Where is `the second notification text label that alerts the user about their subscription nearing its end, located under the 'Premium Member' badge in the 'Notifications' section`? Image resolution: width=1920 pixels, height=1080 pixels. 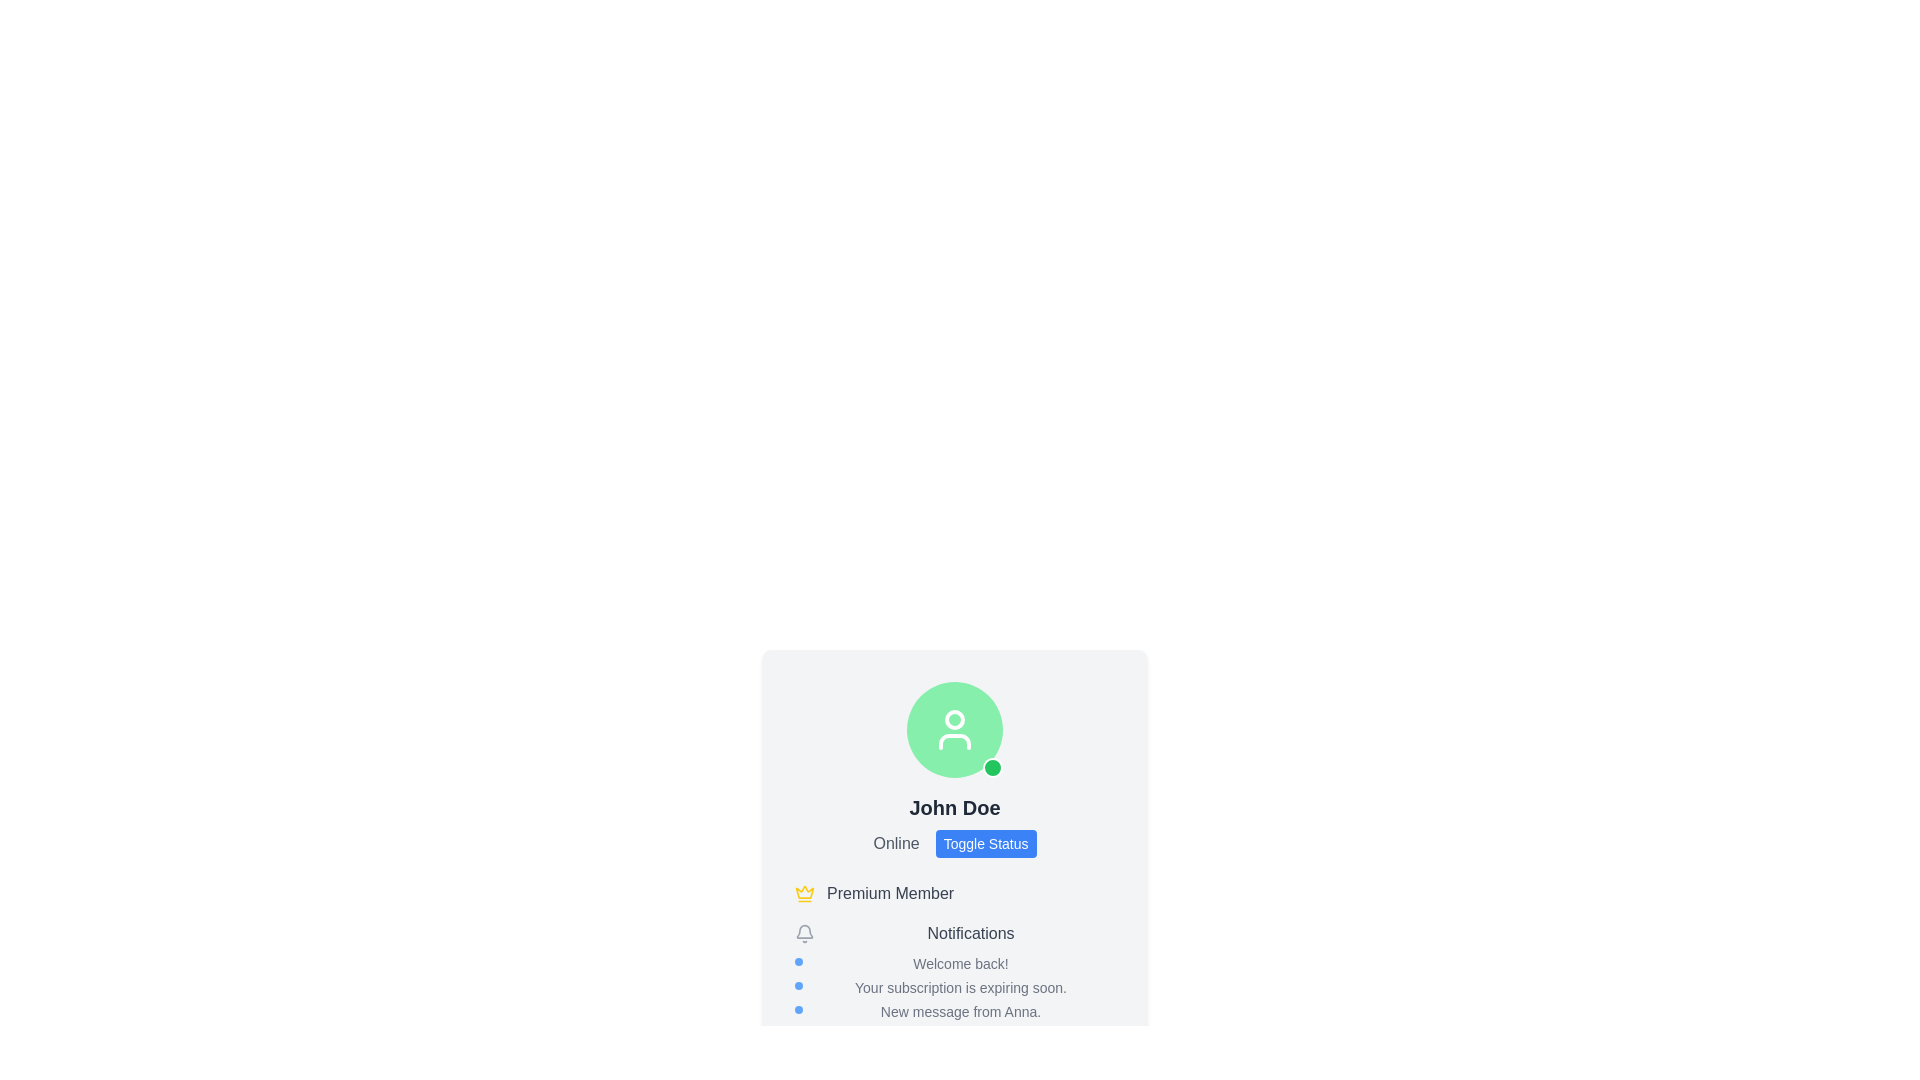
the second notification text label that alerts the user about their subscription nearing its end, located under the 'Premium Member' badge in the 'Notifications' section is located at coordinates (954, 986).